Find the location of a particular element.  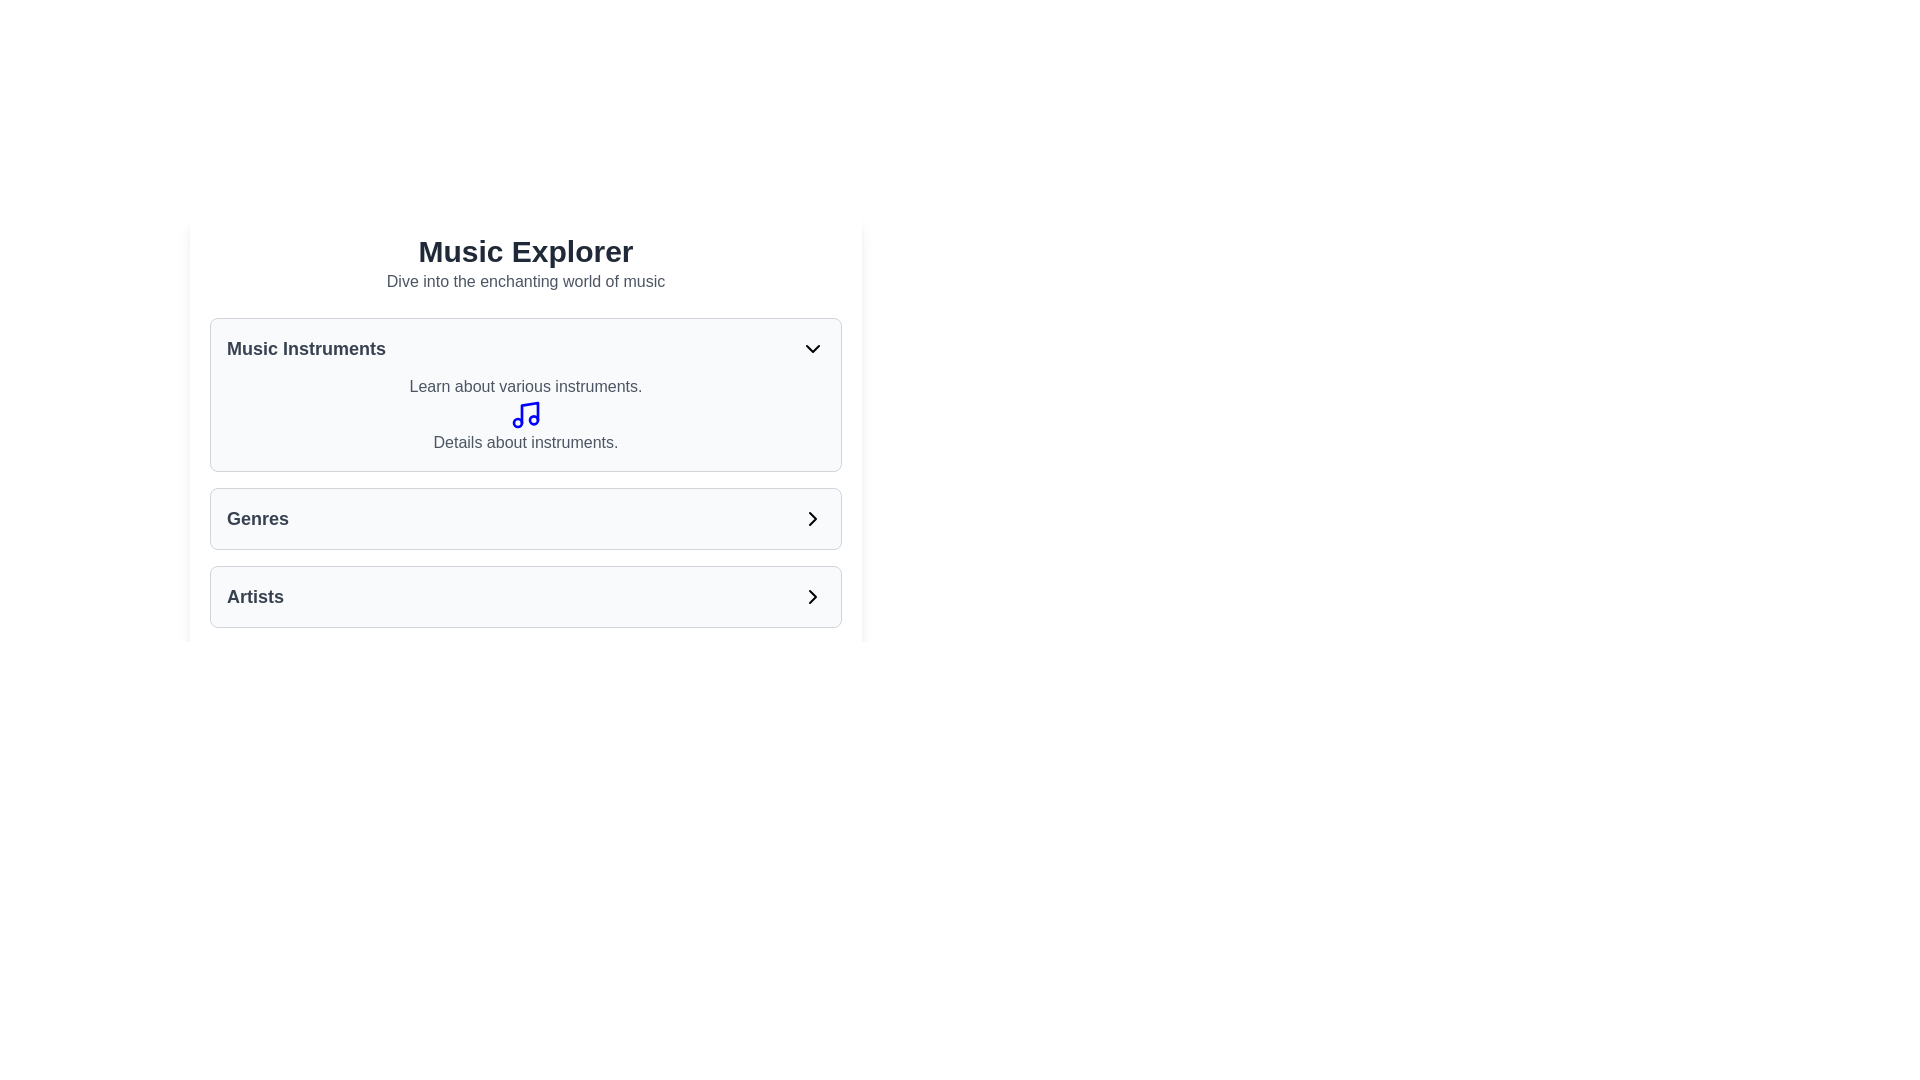

the informational text block in the 'Music Instruments' section, which includes the text 'Learn about various instruments.' and 'Details about instruments.' along with a blue music note icon is located at coordinates (526, 414).